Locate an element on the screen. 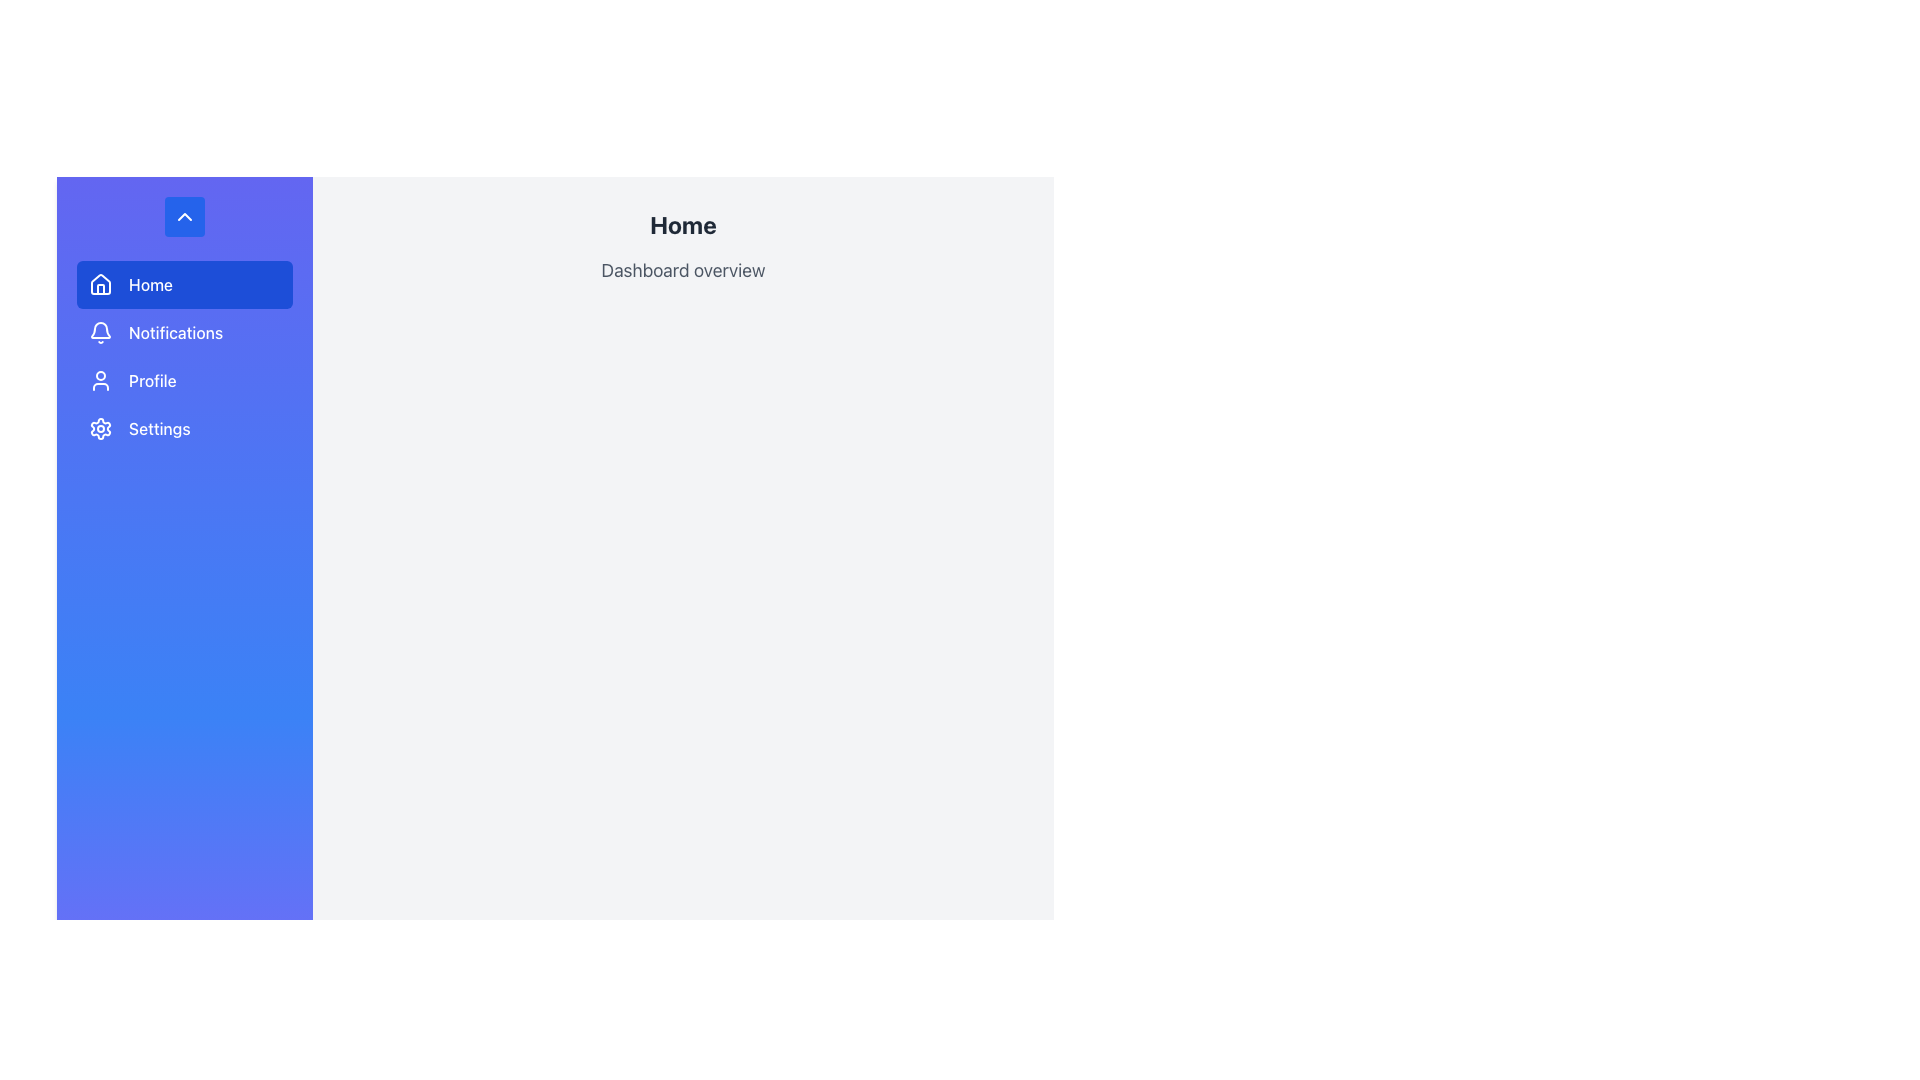 The image size is (1920, 1080). the label displaying 'Dashboard overview' in gray font, located directly below the 'Home' heading is located at coordinates (683, 270).